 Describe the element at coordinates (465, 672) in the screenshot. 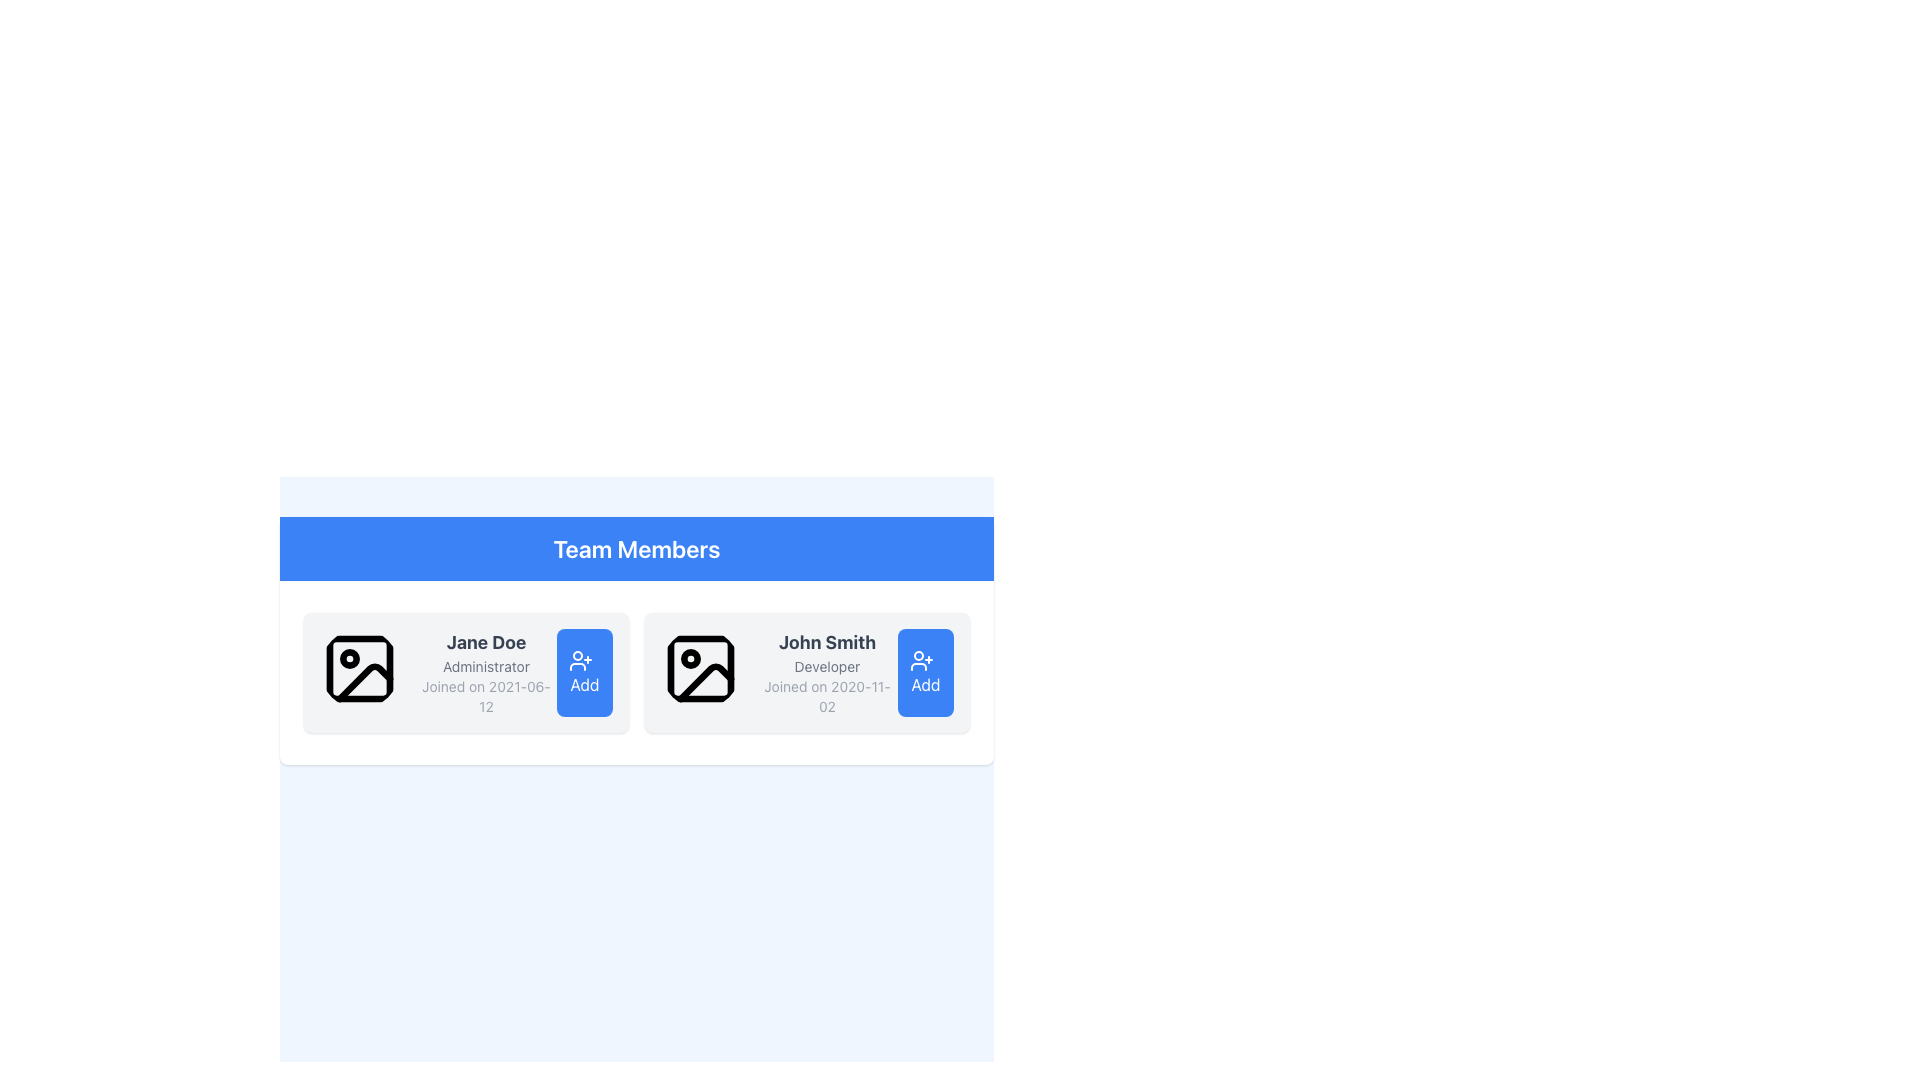

I see `the user card located at the top-left of the grid layout, just below the 'Team Members' section header, to scroll to it` at that location.